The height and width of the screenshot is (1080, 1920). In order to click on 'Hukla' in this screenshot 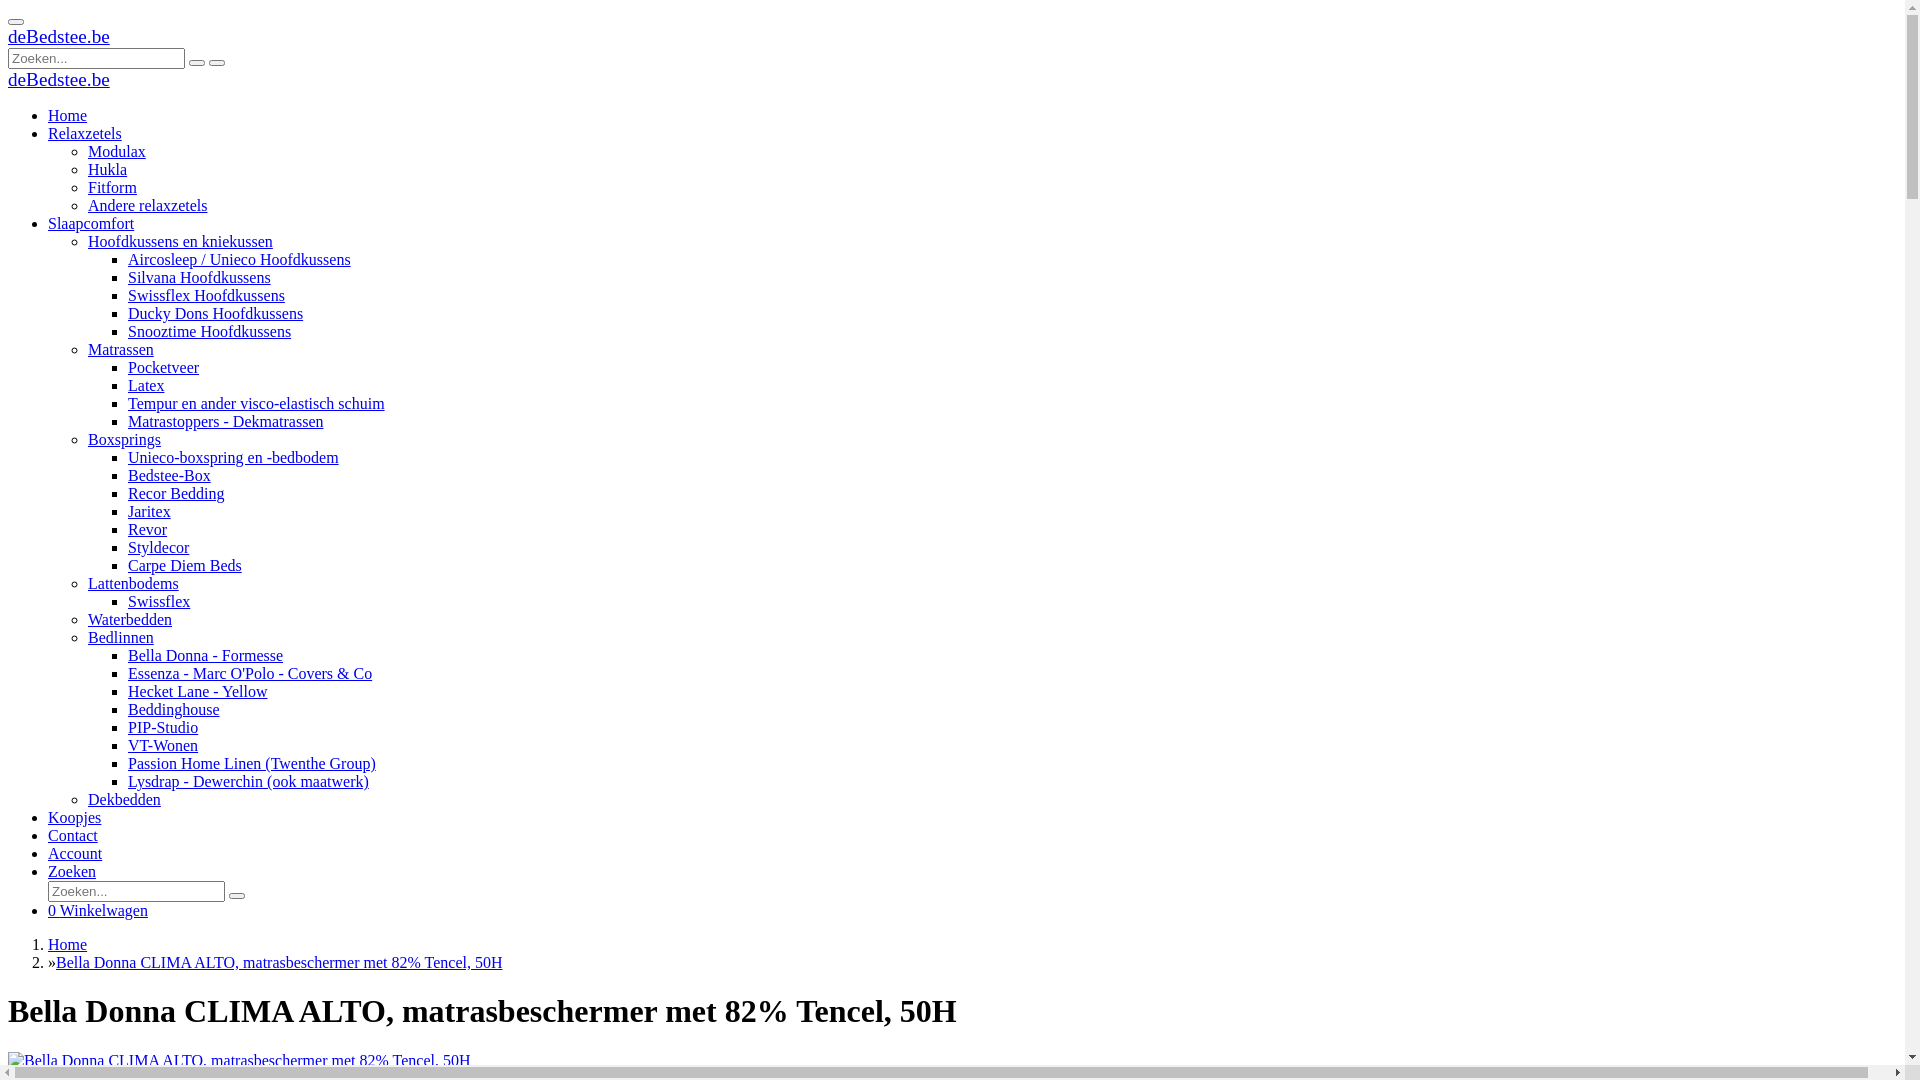, I will do `click(106, 168)`.